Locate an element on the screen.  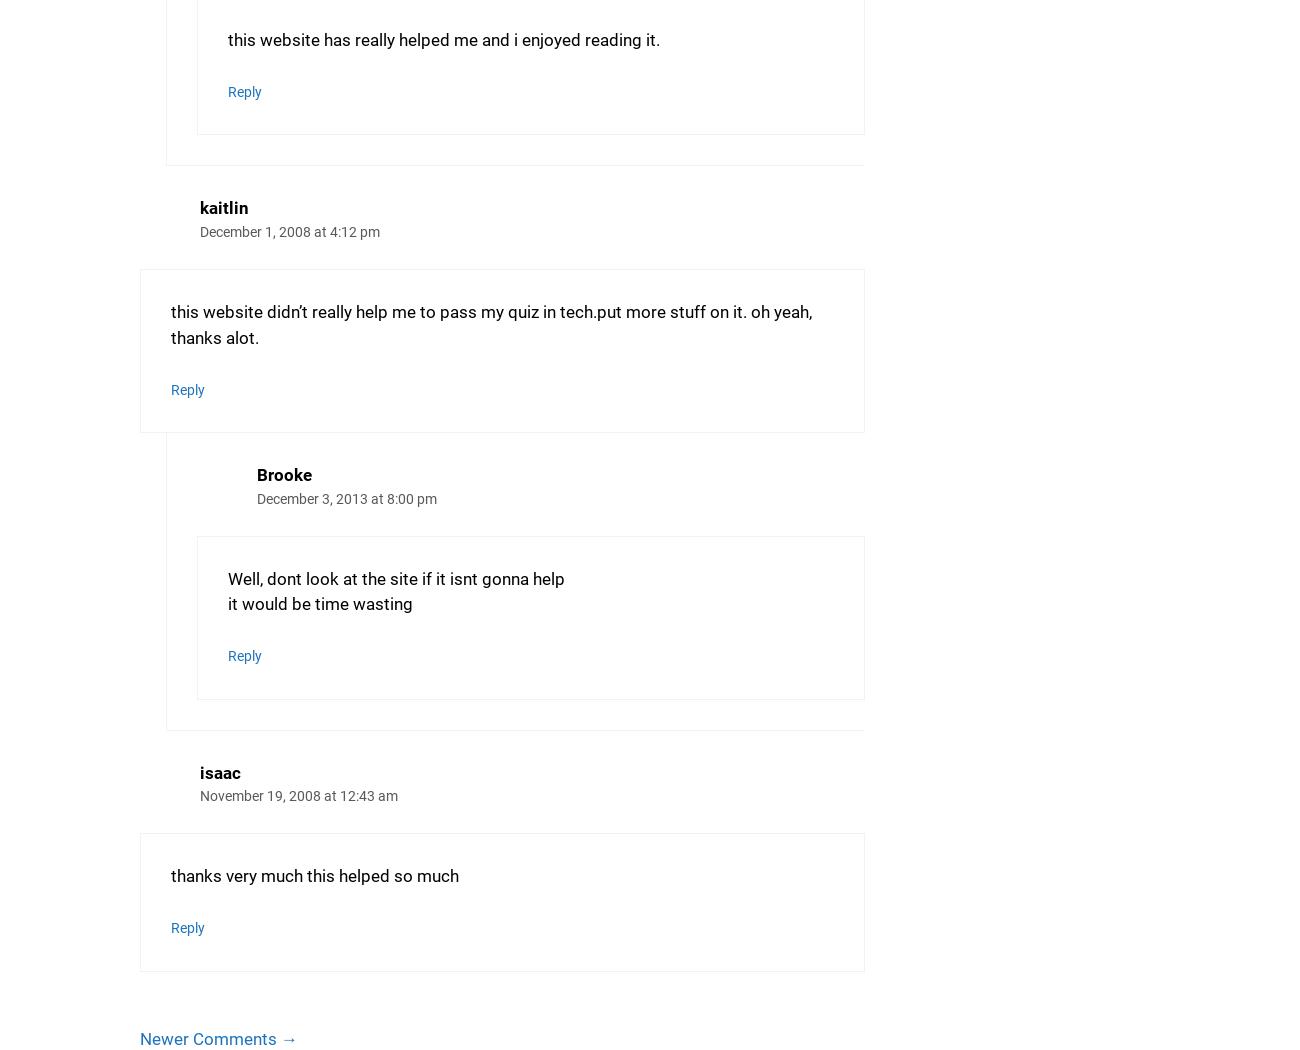
'this website has really helped me and i enjoyed reading it.' is located at coordinates (225, 38).